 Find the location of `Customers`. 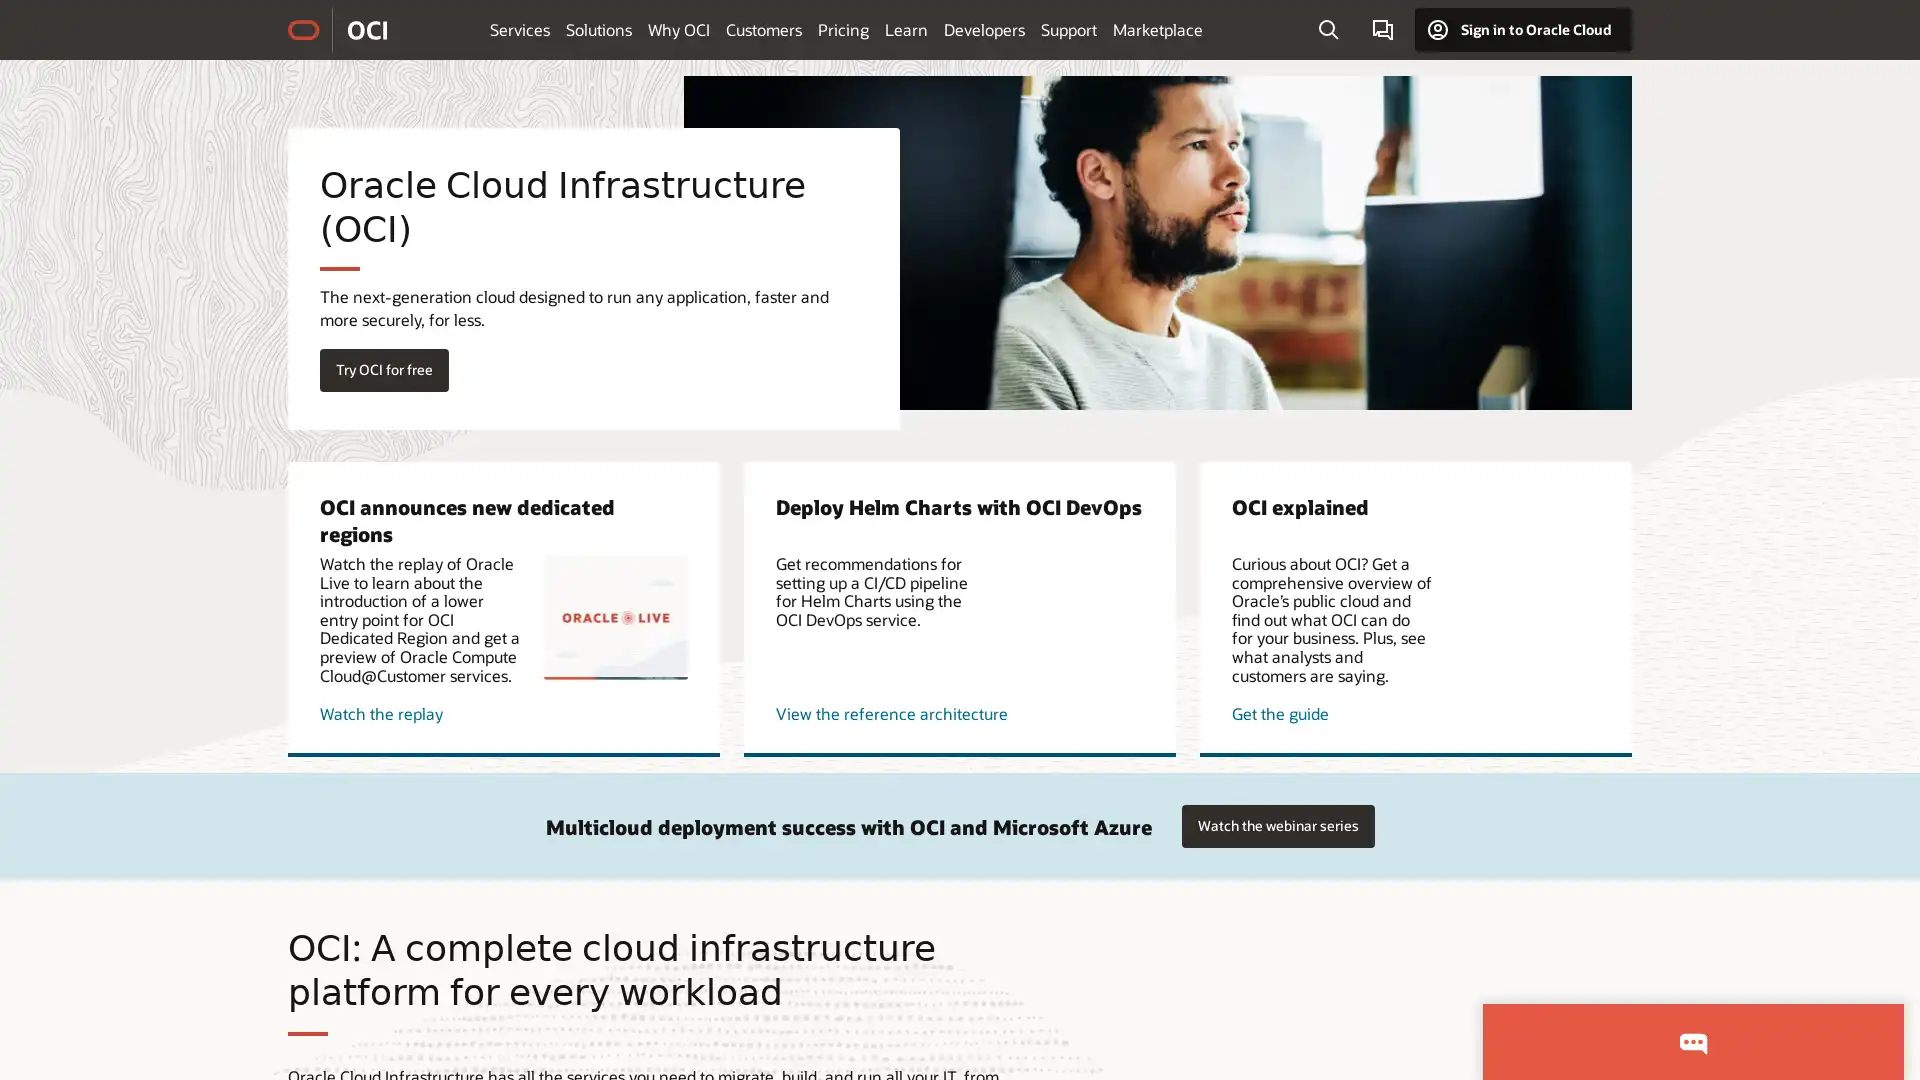

Customers is located at coordinates (762, 29).